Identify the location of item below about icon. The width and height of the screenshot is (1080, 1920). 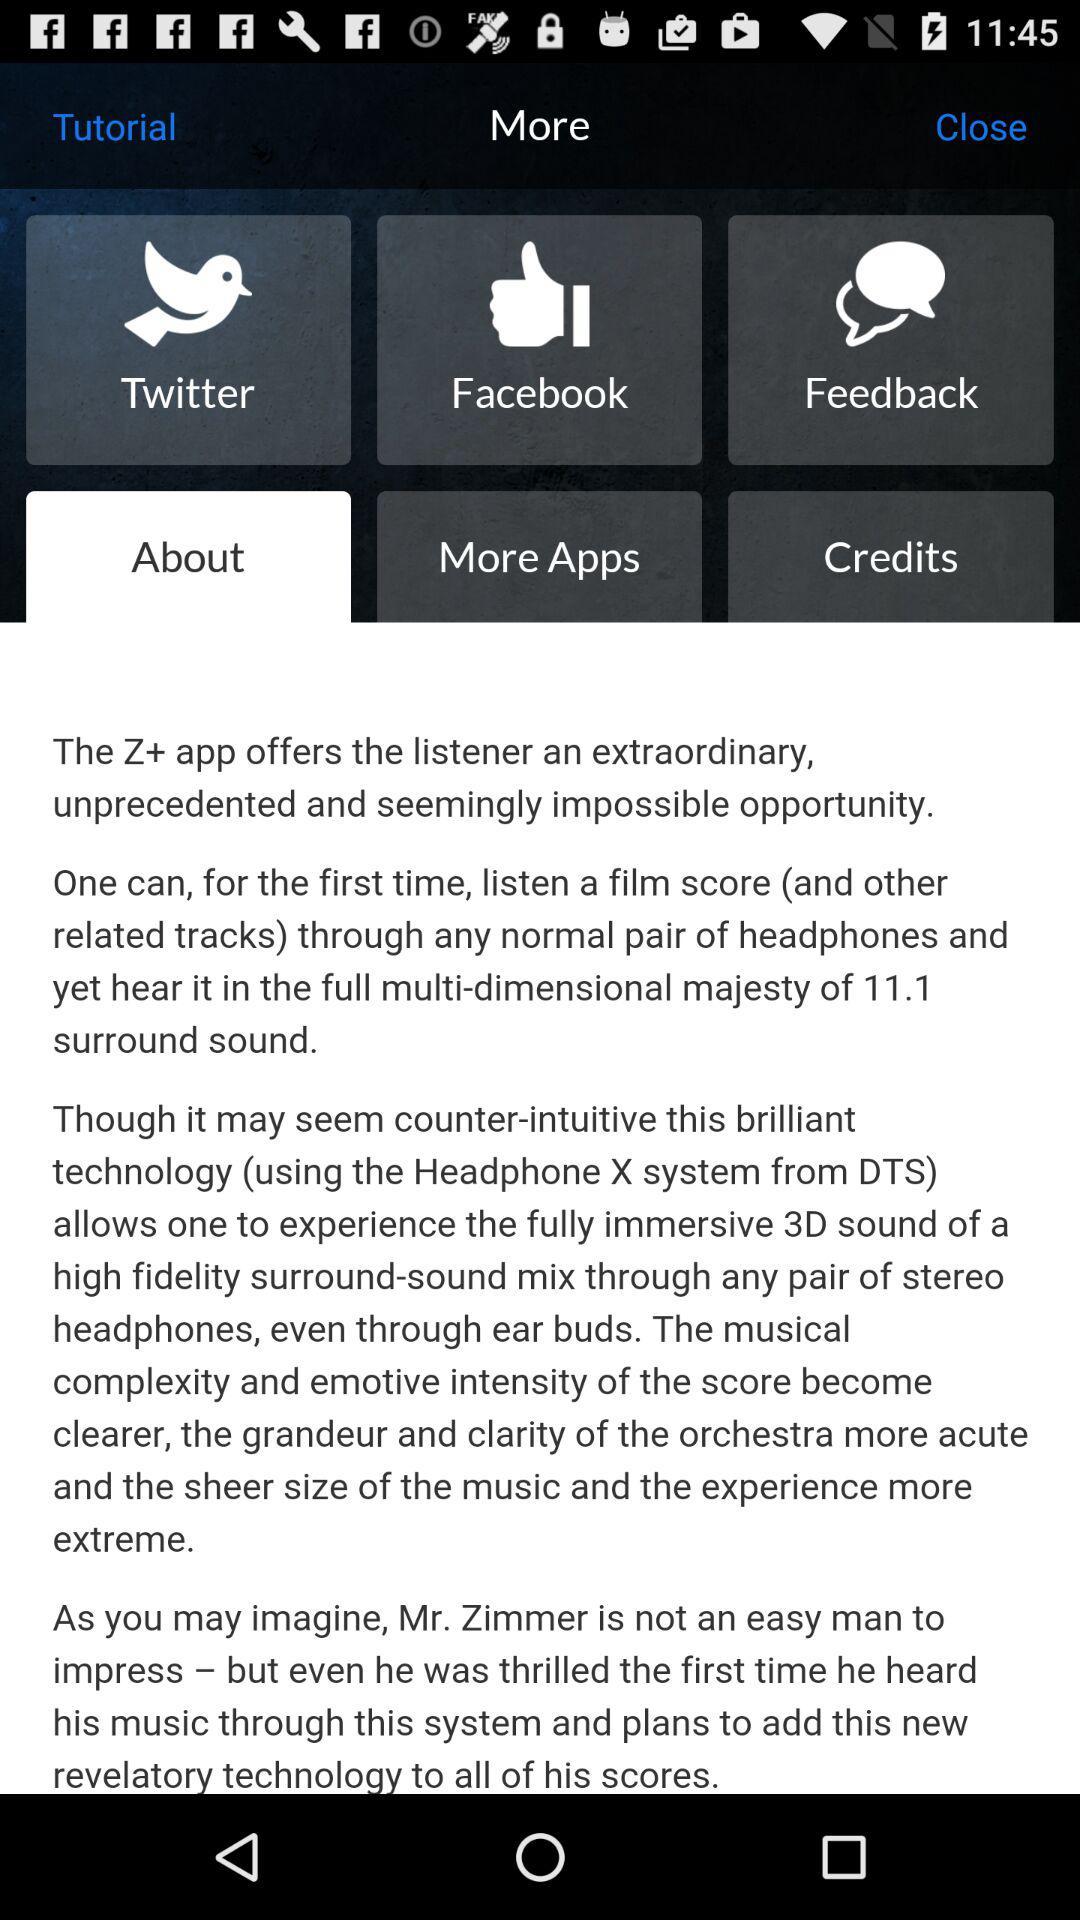
(540, 1207).